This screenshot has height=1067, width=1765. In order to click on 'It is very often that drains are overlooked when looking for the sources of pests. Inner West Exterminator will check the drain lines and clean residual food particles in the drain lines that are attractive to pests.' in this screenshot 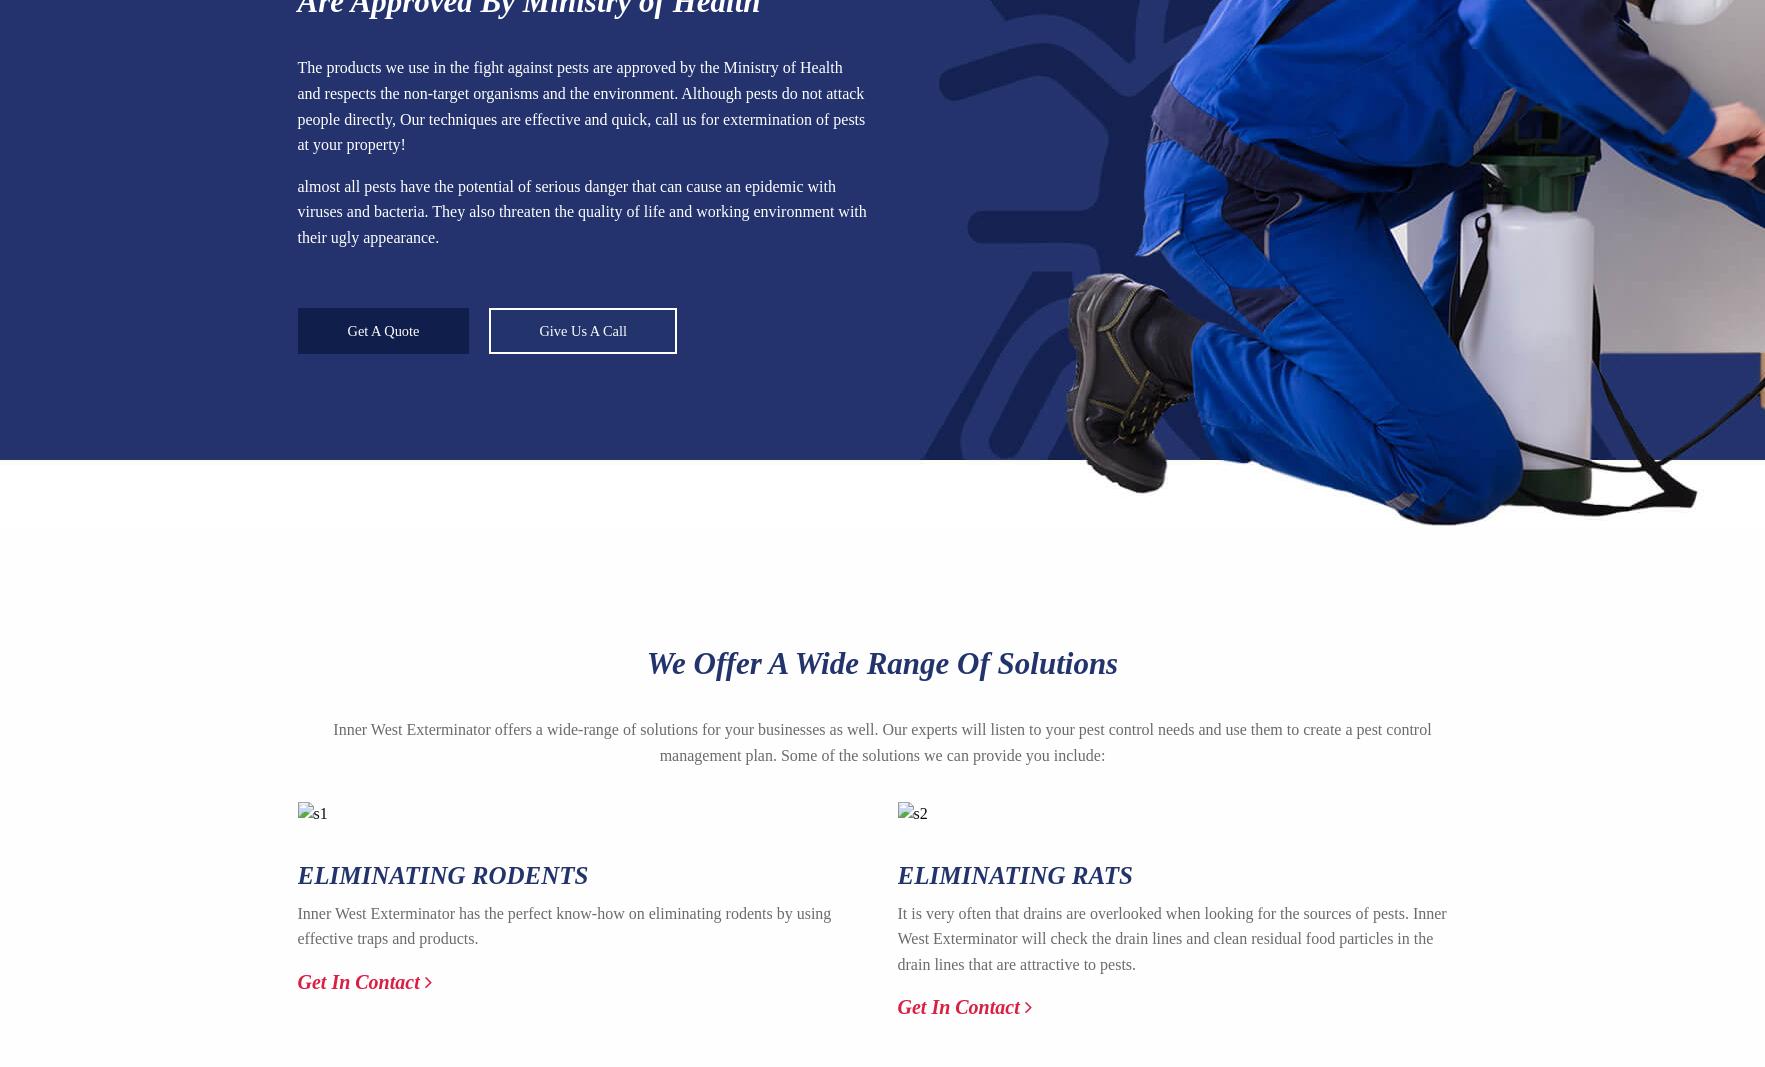, I will do `click(1171, 937)`.